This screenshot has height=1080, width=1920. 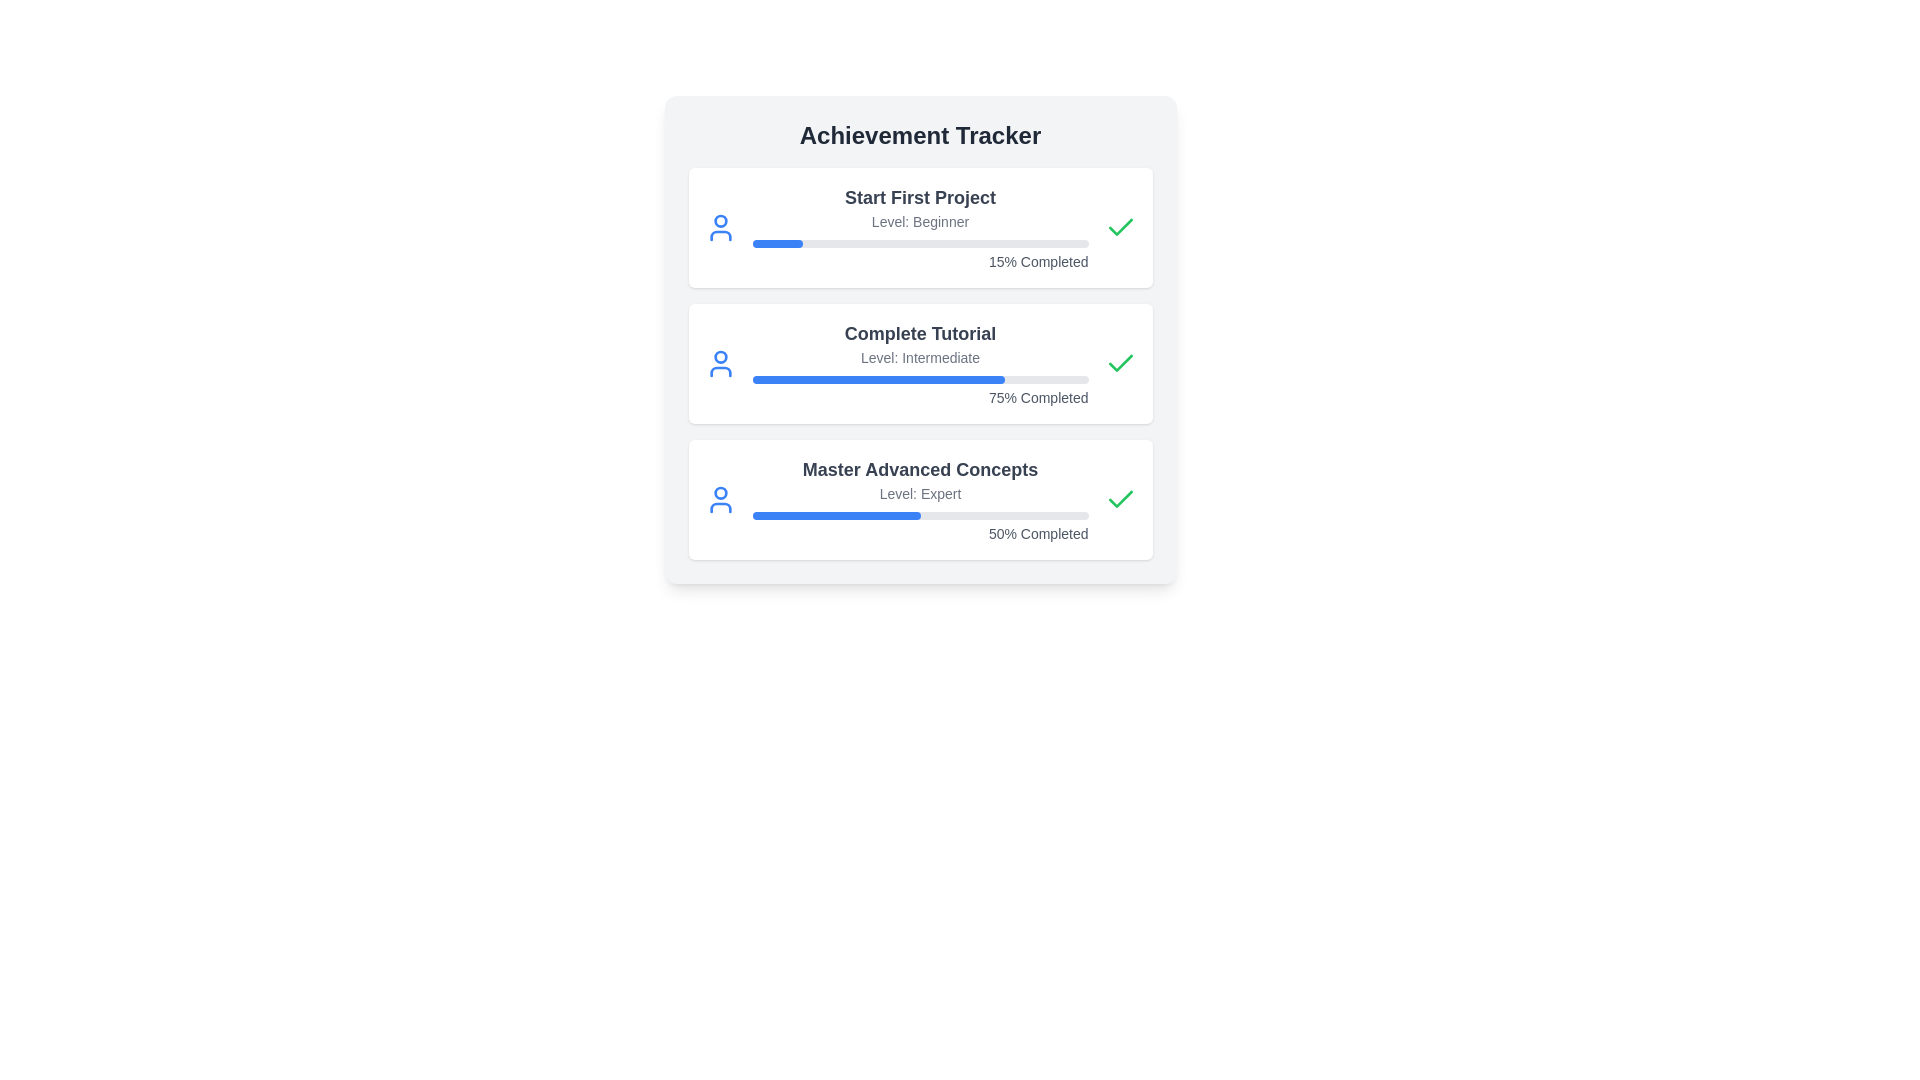 What do you see at coordinates (1120, 363) in the screenshot?
I see `the checkmark icon within the green circle, which indicates completion, located near the 'Complete Tutorial' item in the achievement tracker interface` at bounding box center [1120, 363].